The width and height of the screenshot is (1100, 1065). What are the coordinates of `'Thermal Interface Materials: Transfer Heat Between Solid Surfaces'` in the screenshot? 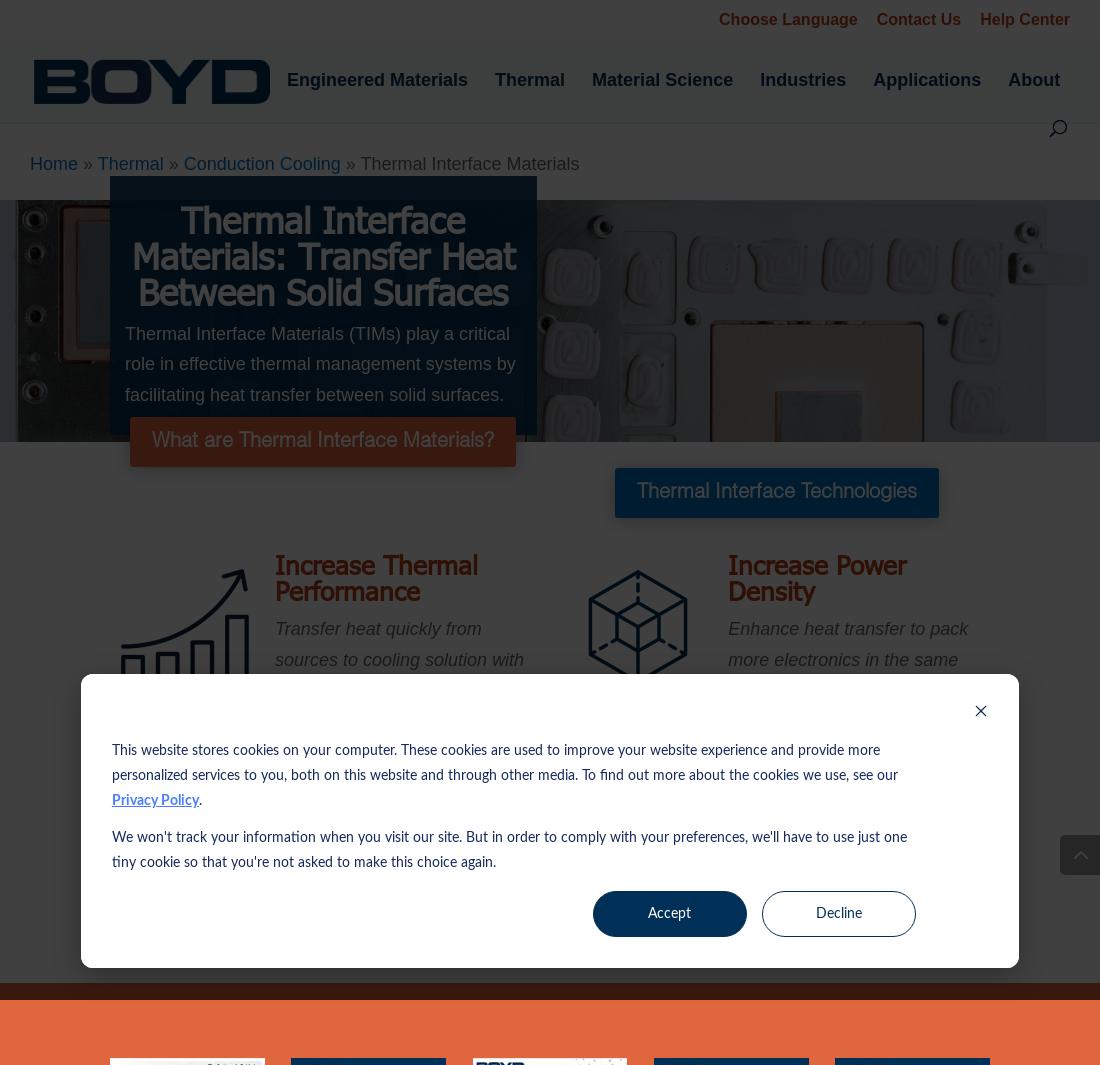 It's located at (321, 252).